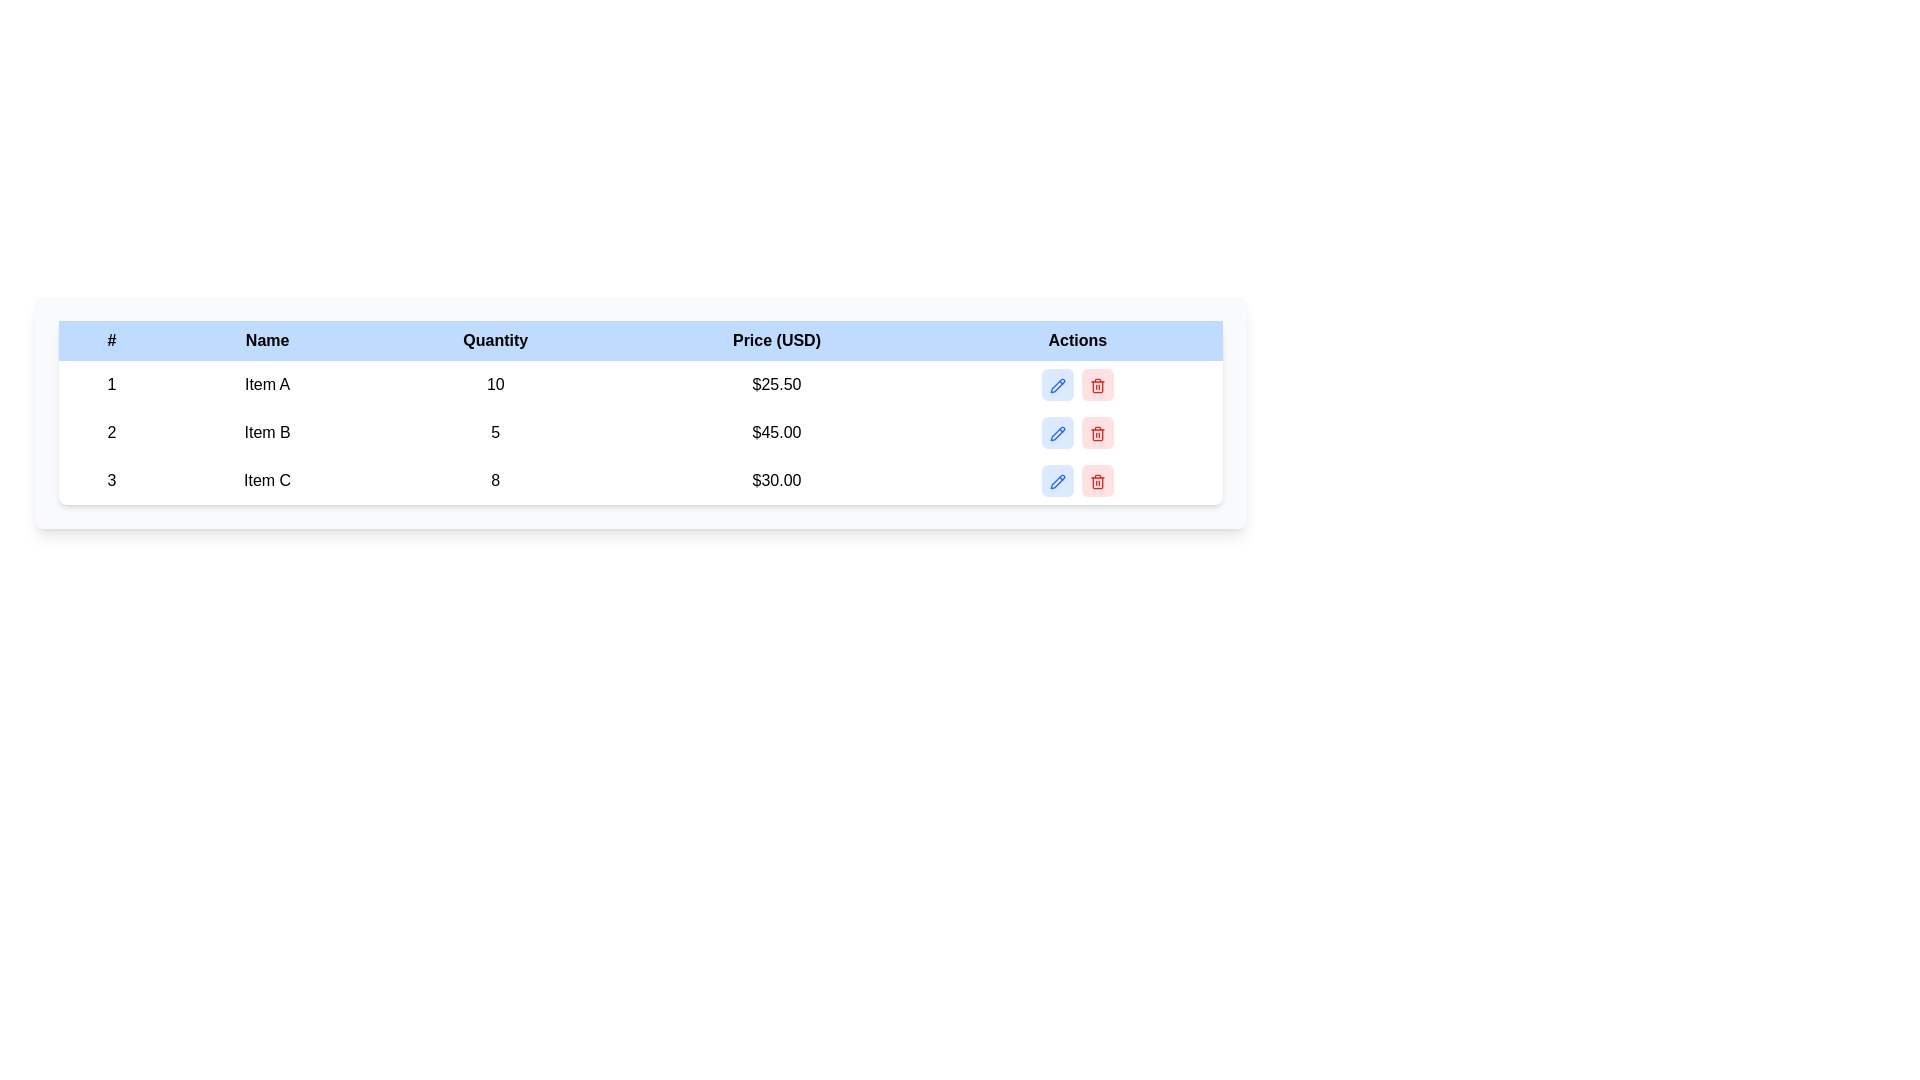 Image resolution: width=1920 pixels, height=1080 pixels. What do you see at coordinates (1056, 385) in the screenshot?
I see `the edit button located in the first row under the 'Actions' column of the table to initiate editing` at bounding box center [1056, 385].